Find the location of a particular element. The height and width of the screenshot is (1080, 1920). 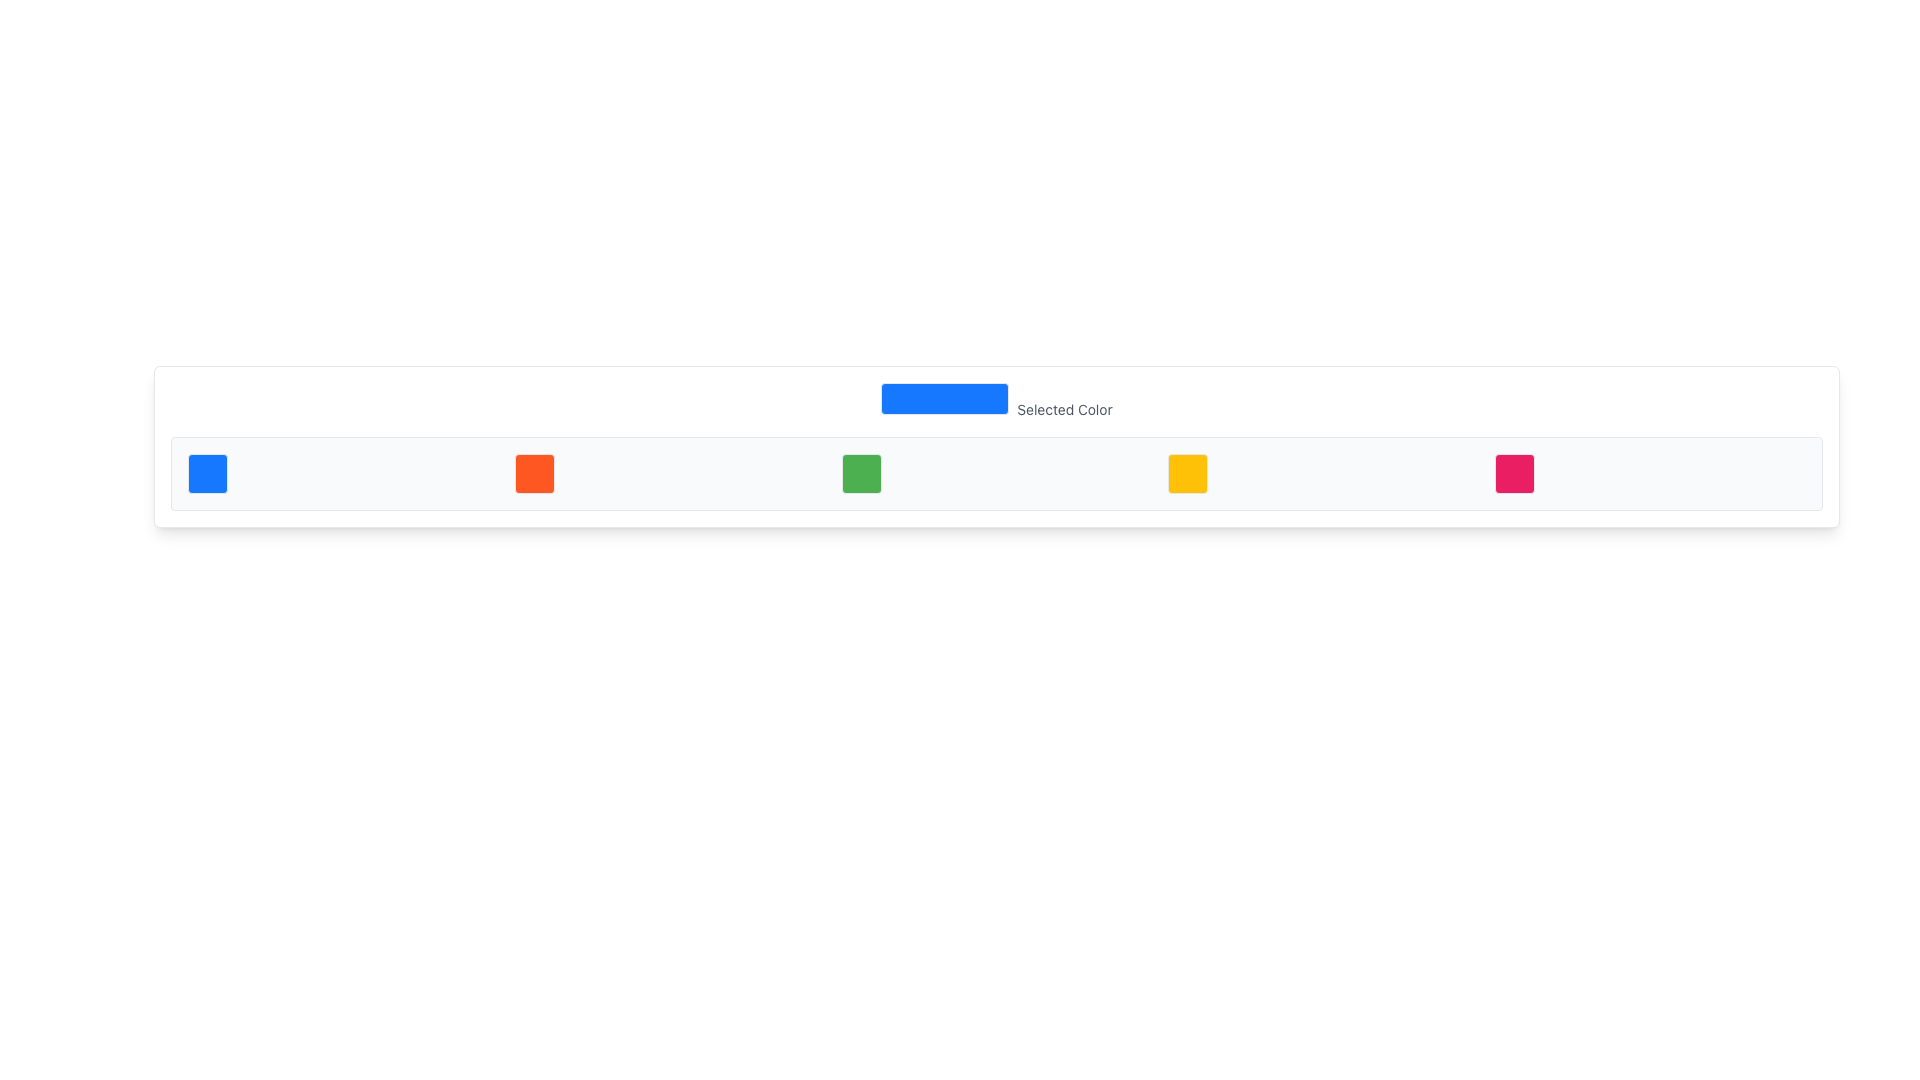

the square button with a blue background and rounded corners, which is the first item in a row of five horizontally arranged square elements is located at coordinates (207, 474).